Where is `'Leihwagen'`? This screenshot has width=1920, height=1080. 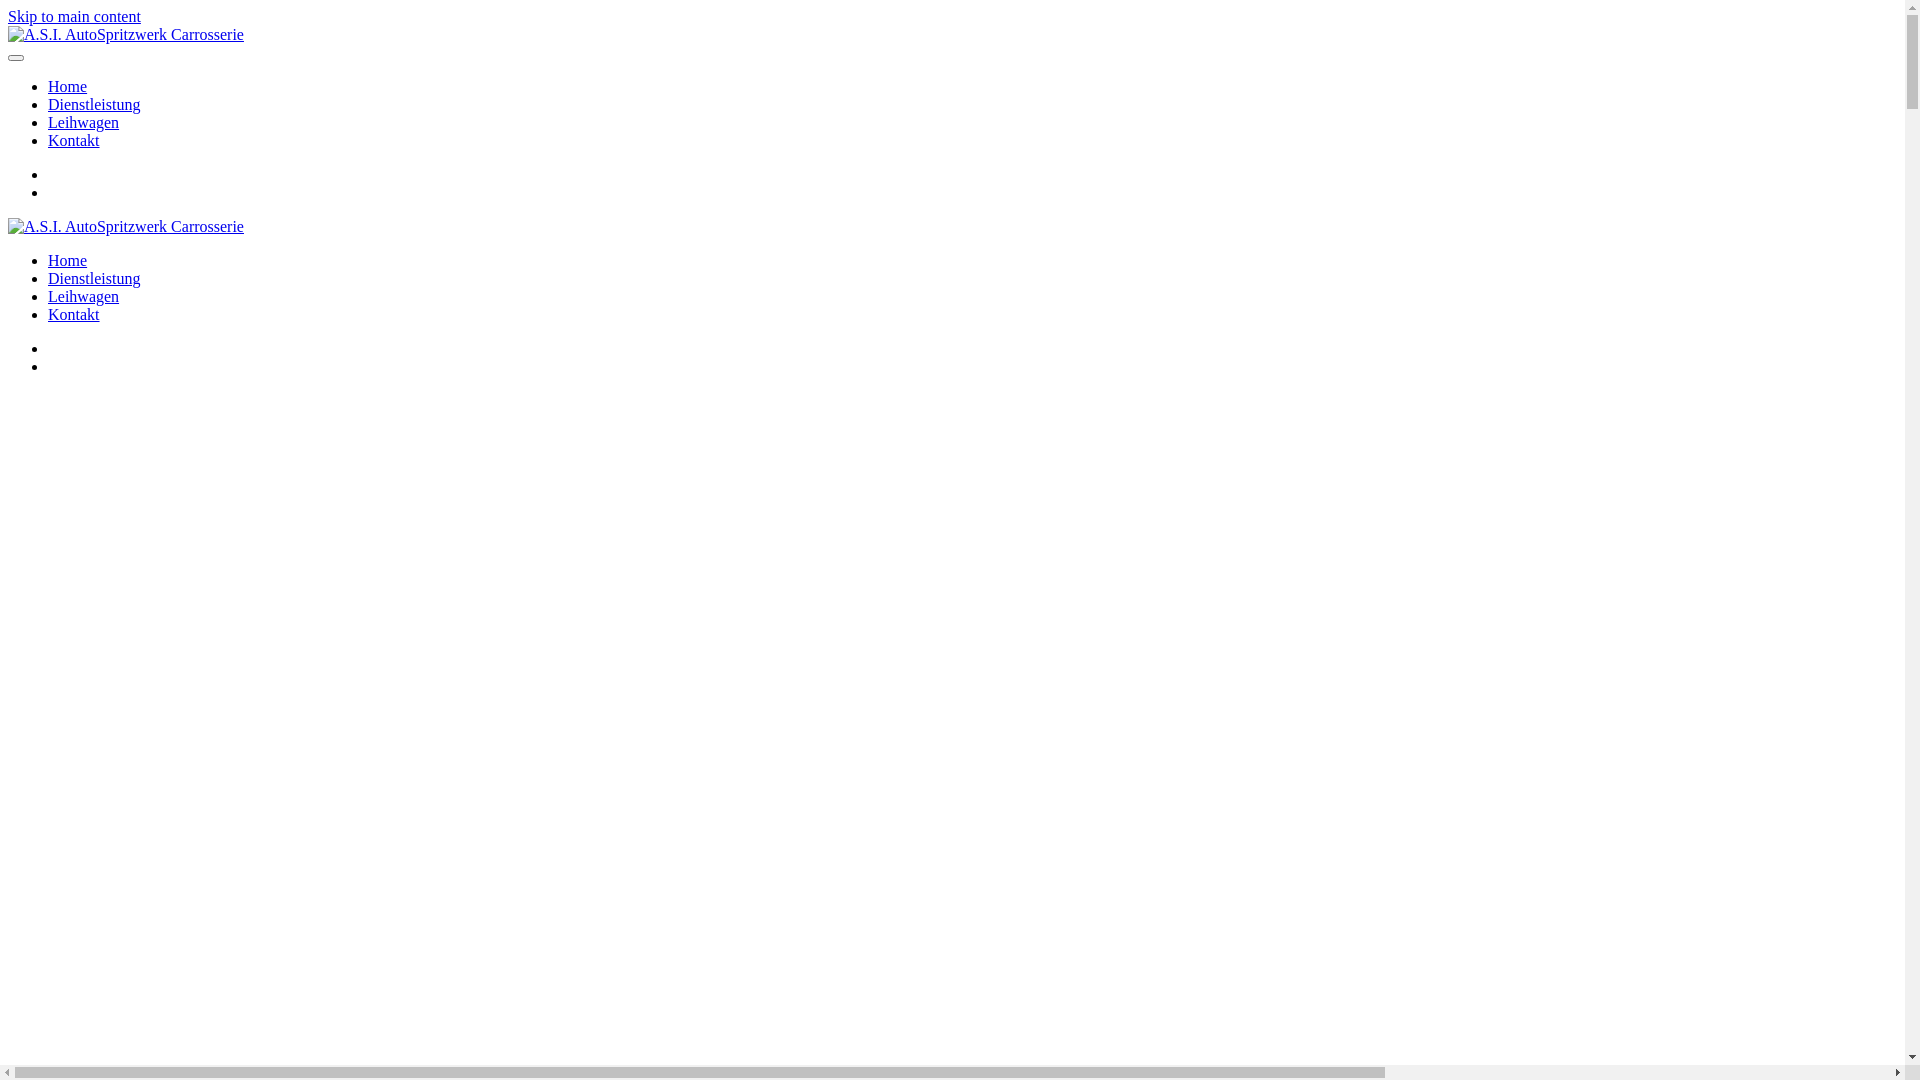
'Leihwagen' is located at coordinates (82, 122).